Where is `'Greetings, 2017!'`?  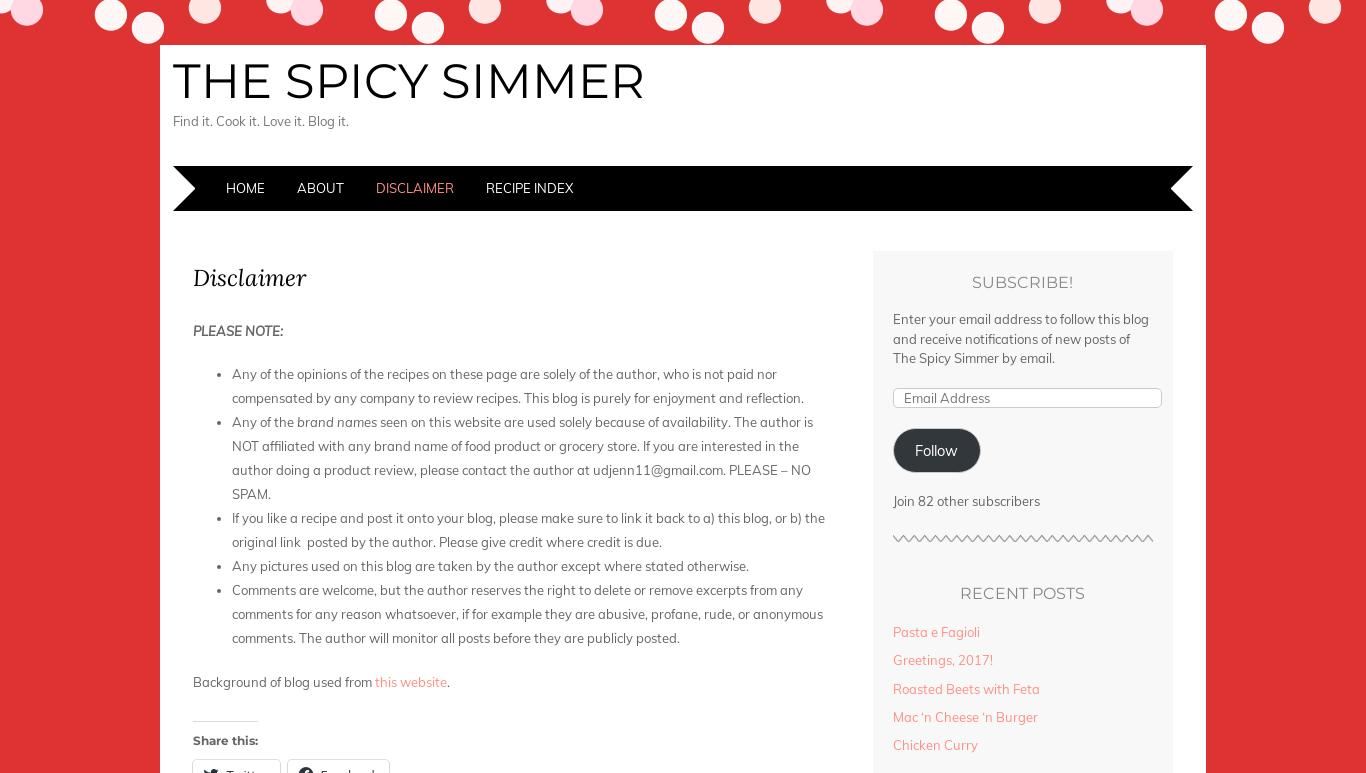 'Greetings, 2017!' is located at coordinates (941, 659).